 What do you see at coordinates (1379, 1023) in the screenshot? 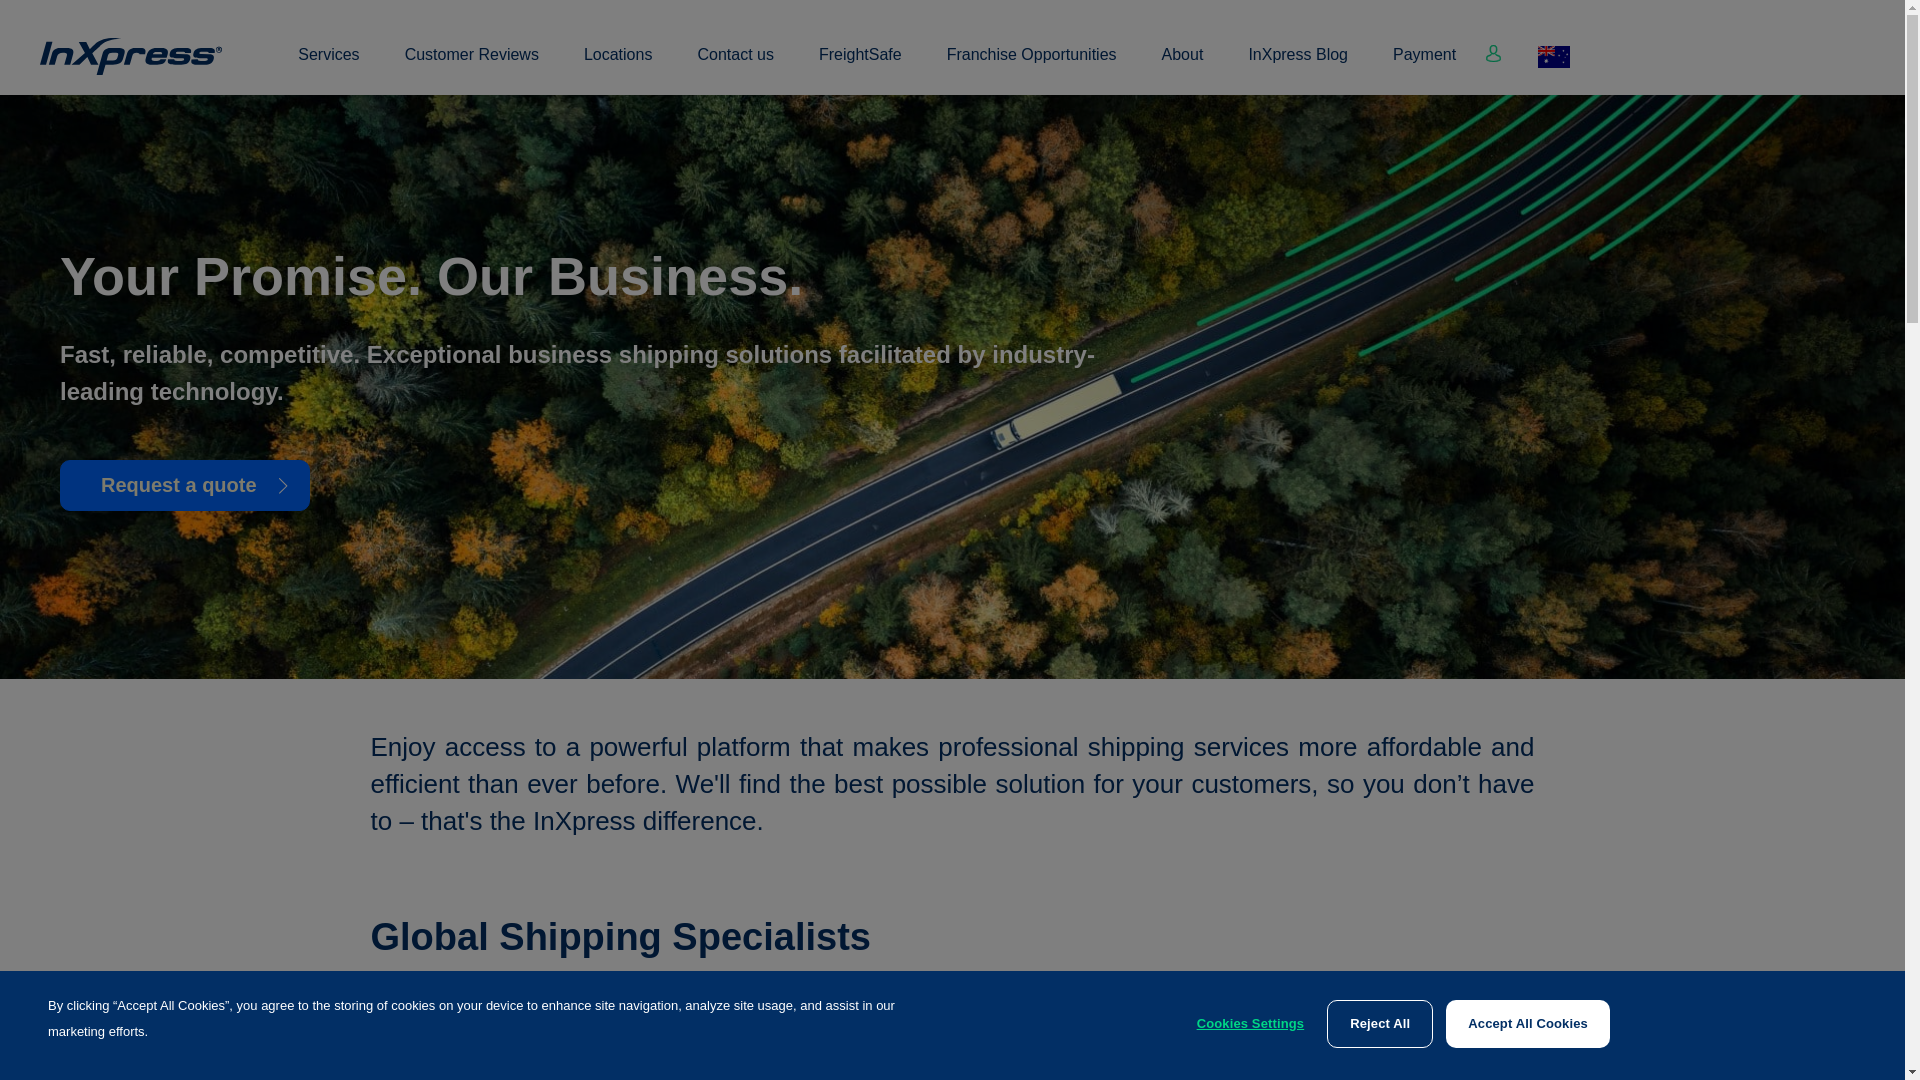
I see `'Reject All'` at bounding box center [1379, 1023].